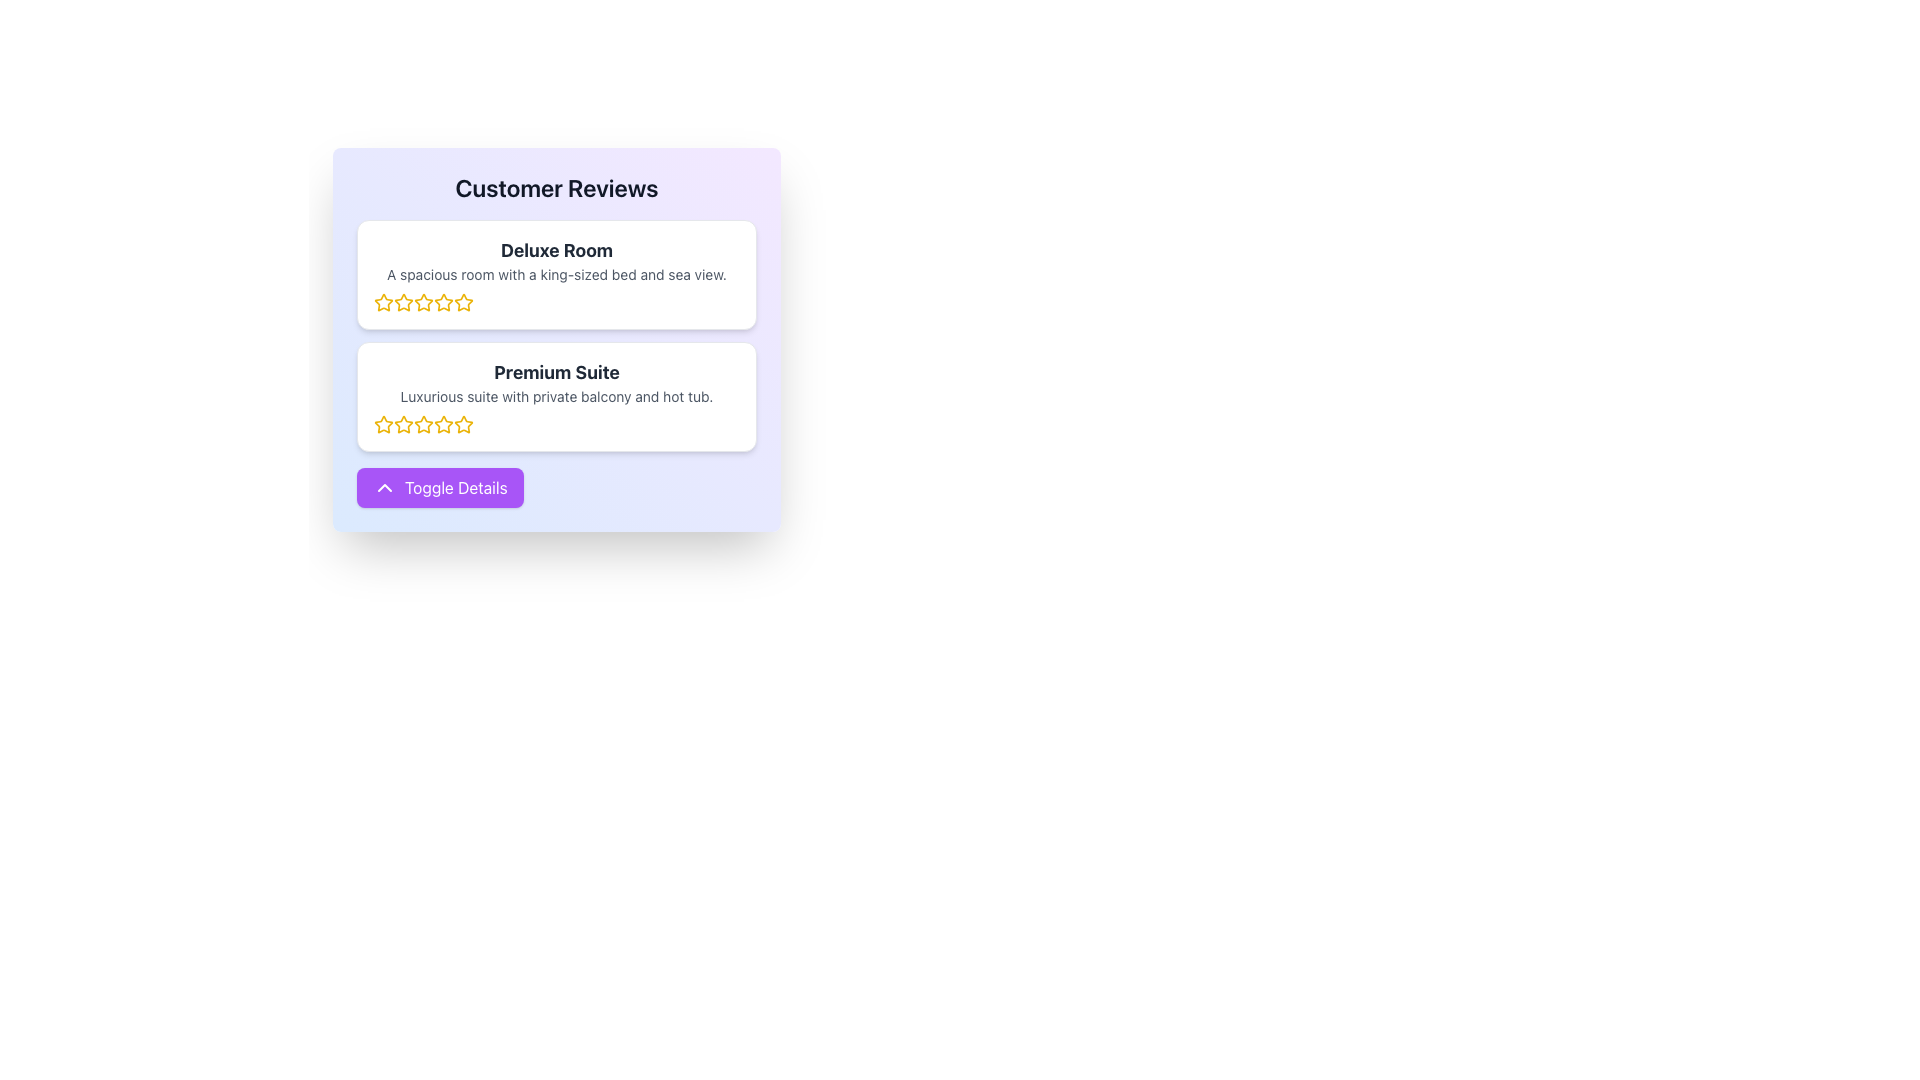 The width and height of the screenshot is (1920, 1080). Describe the element at coordinates (422, 423) in the screenshot. I see `the fourth rating star icon, which has a yellow outline and hollow center, located beneath the 'Premium Suite' text in the star rating component` at that location.